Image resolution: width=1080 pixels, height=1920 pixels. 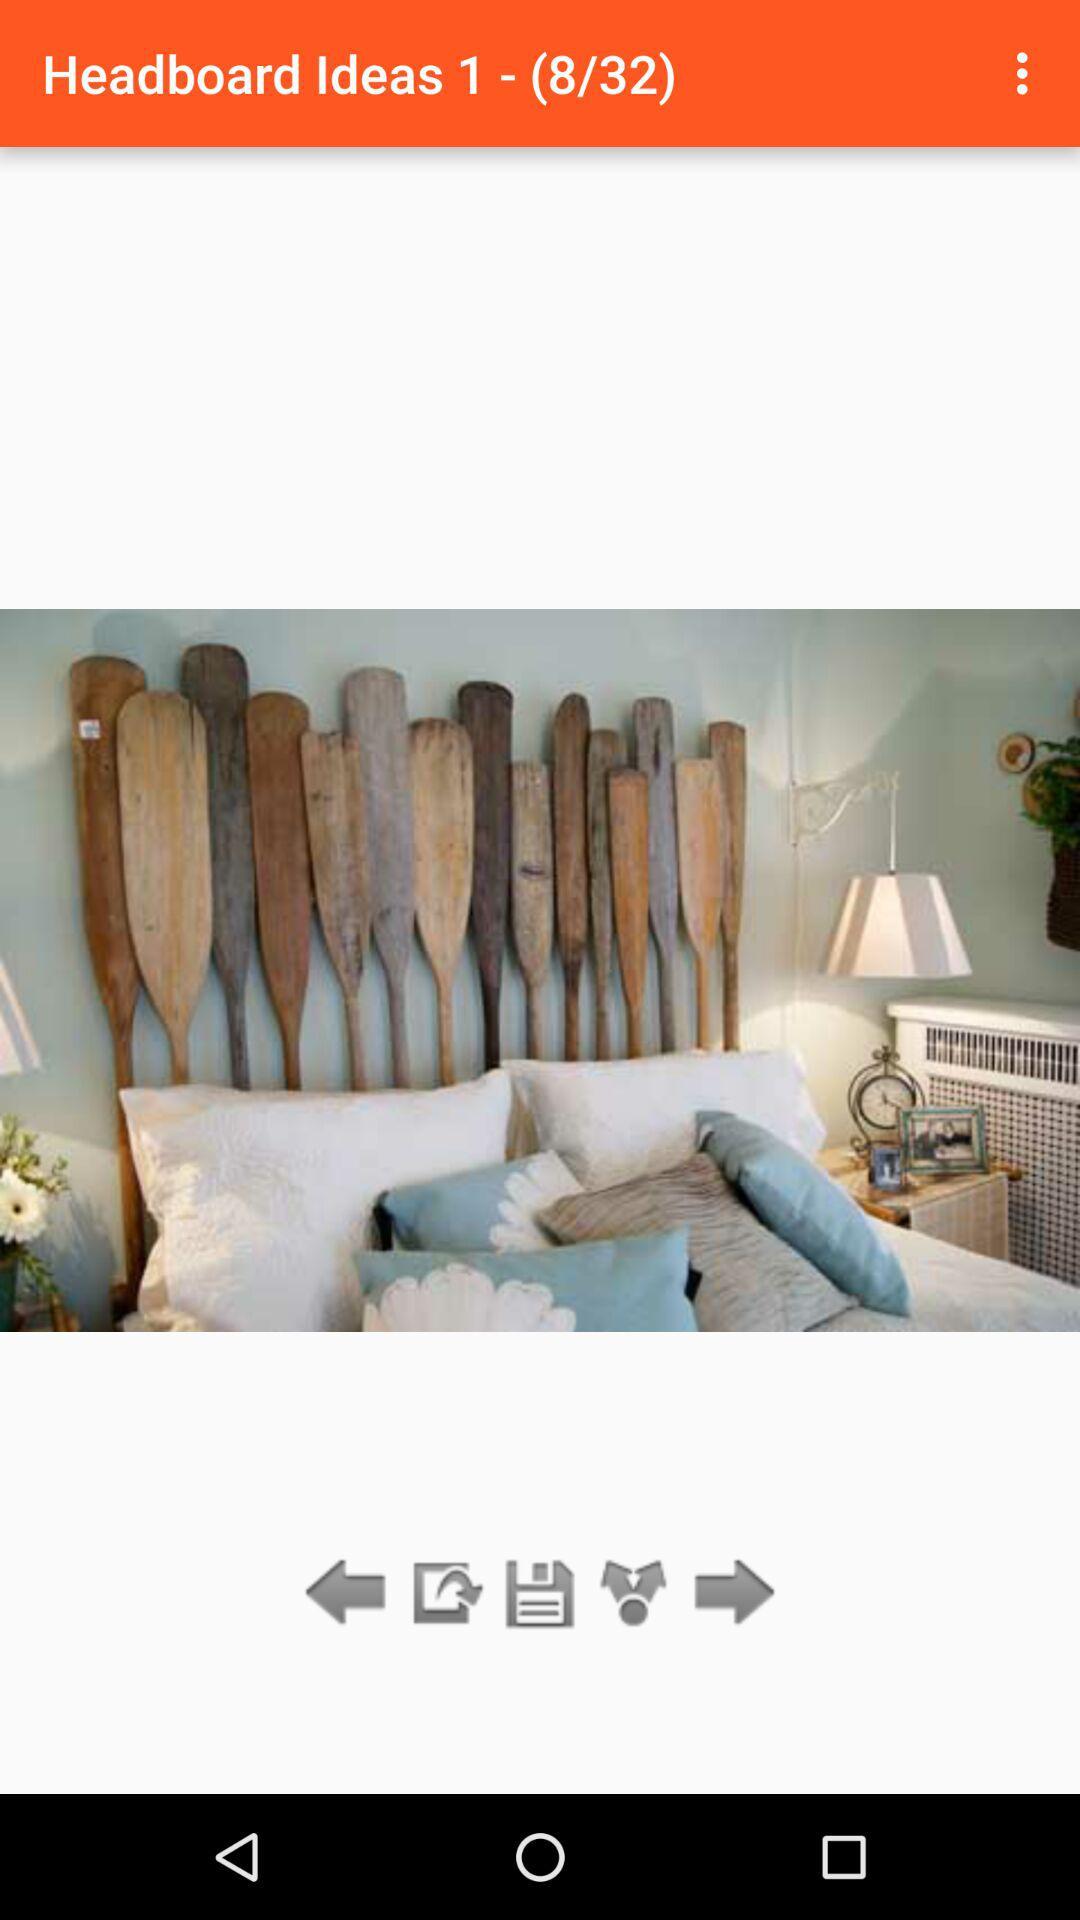 What do you see at coordinates (350, 1593) in the screenshot?
I see `previous` at bounding box center [350, 1593].